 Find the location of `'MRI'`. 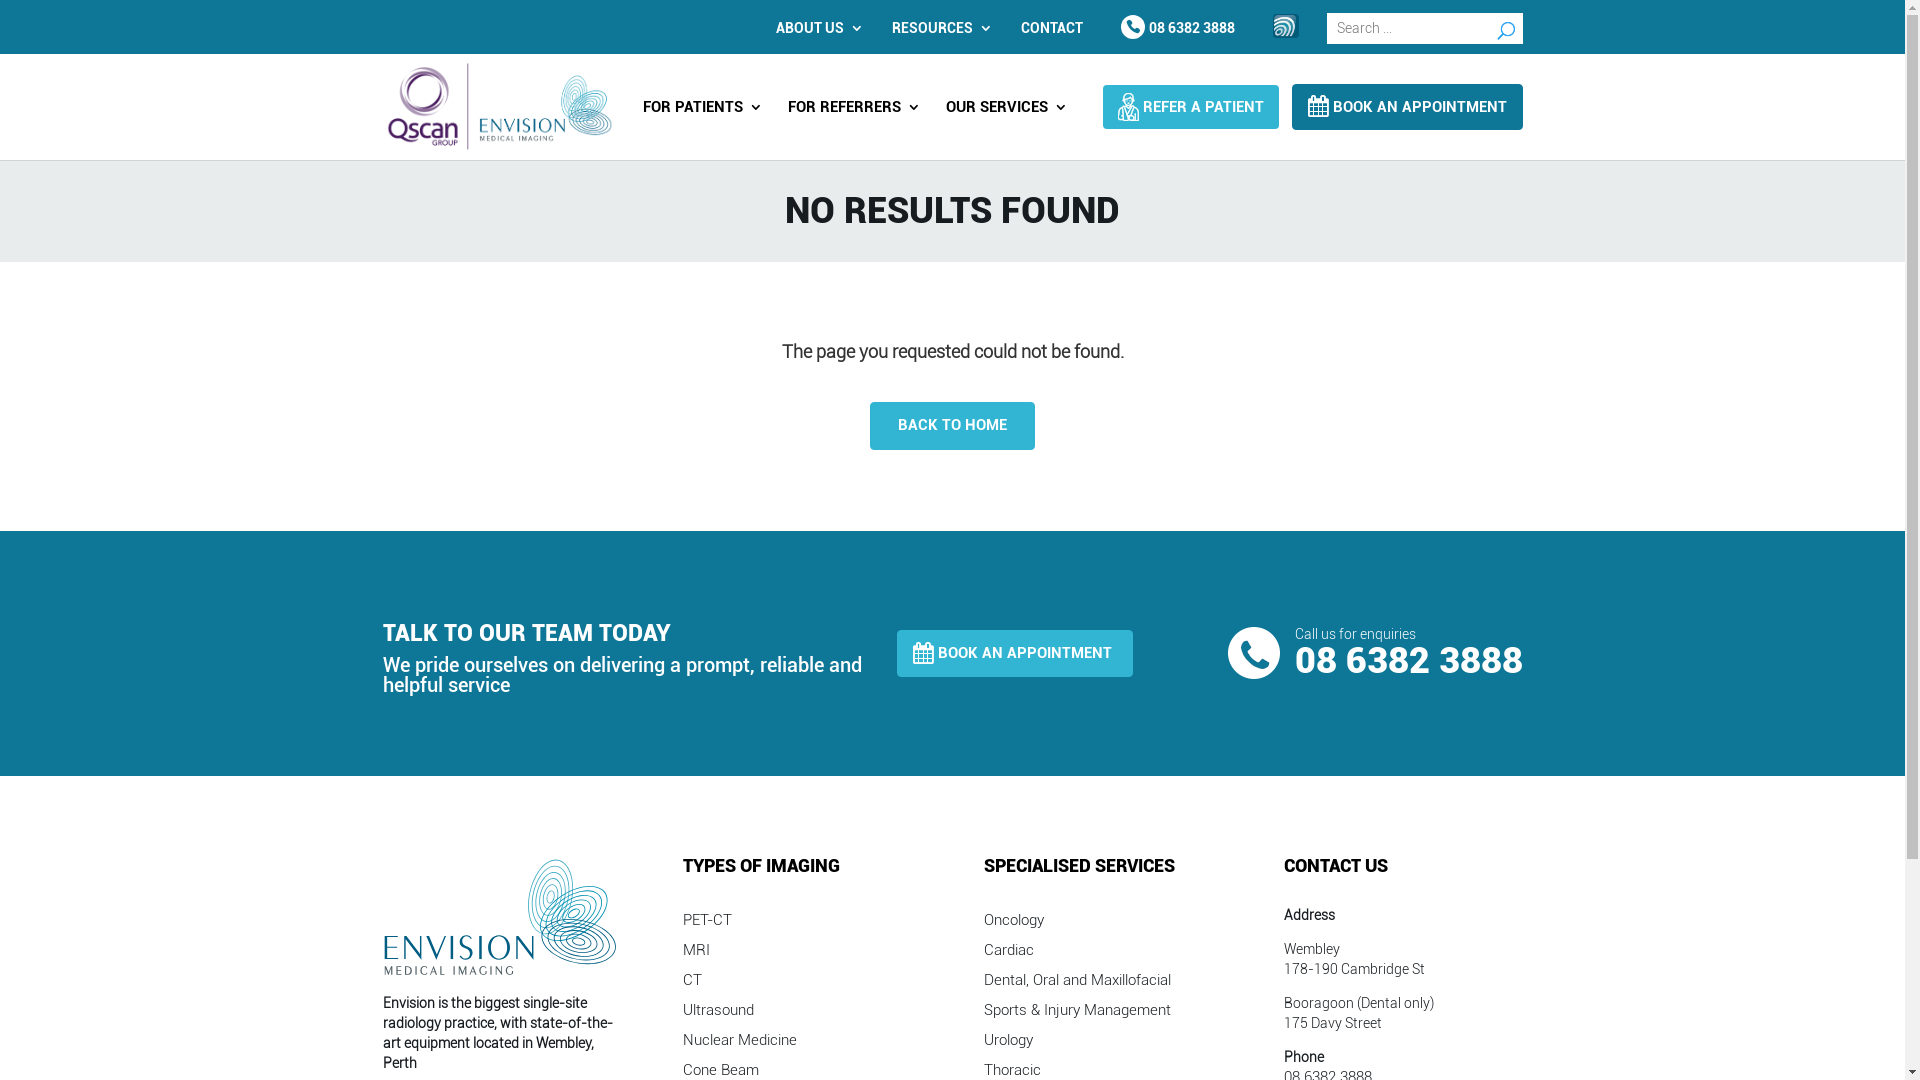

'MRI' is located at coordinates (696, 952).